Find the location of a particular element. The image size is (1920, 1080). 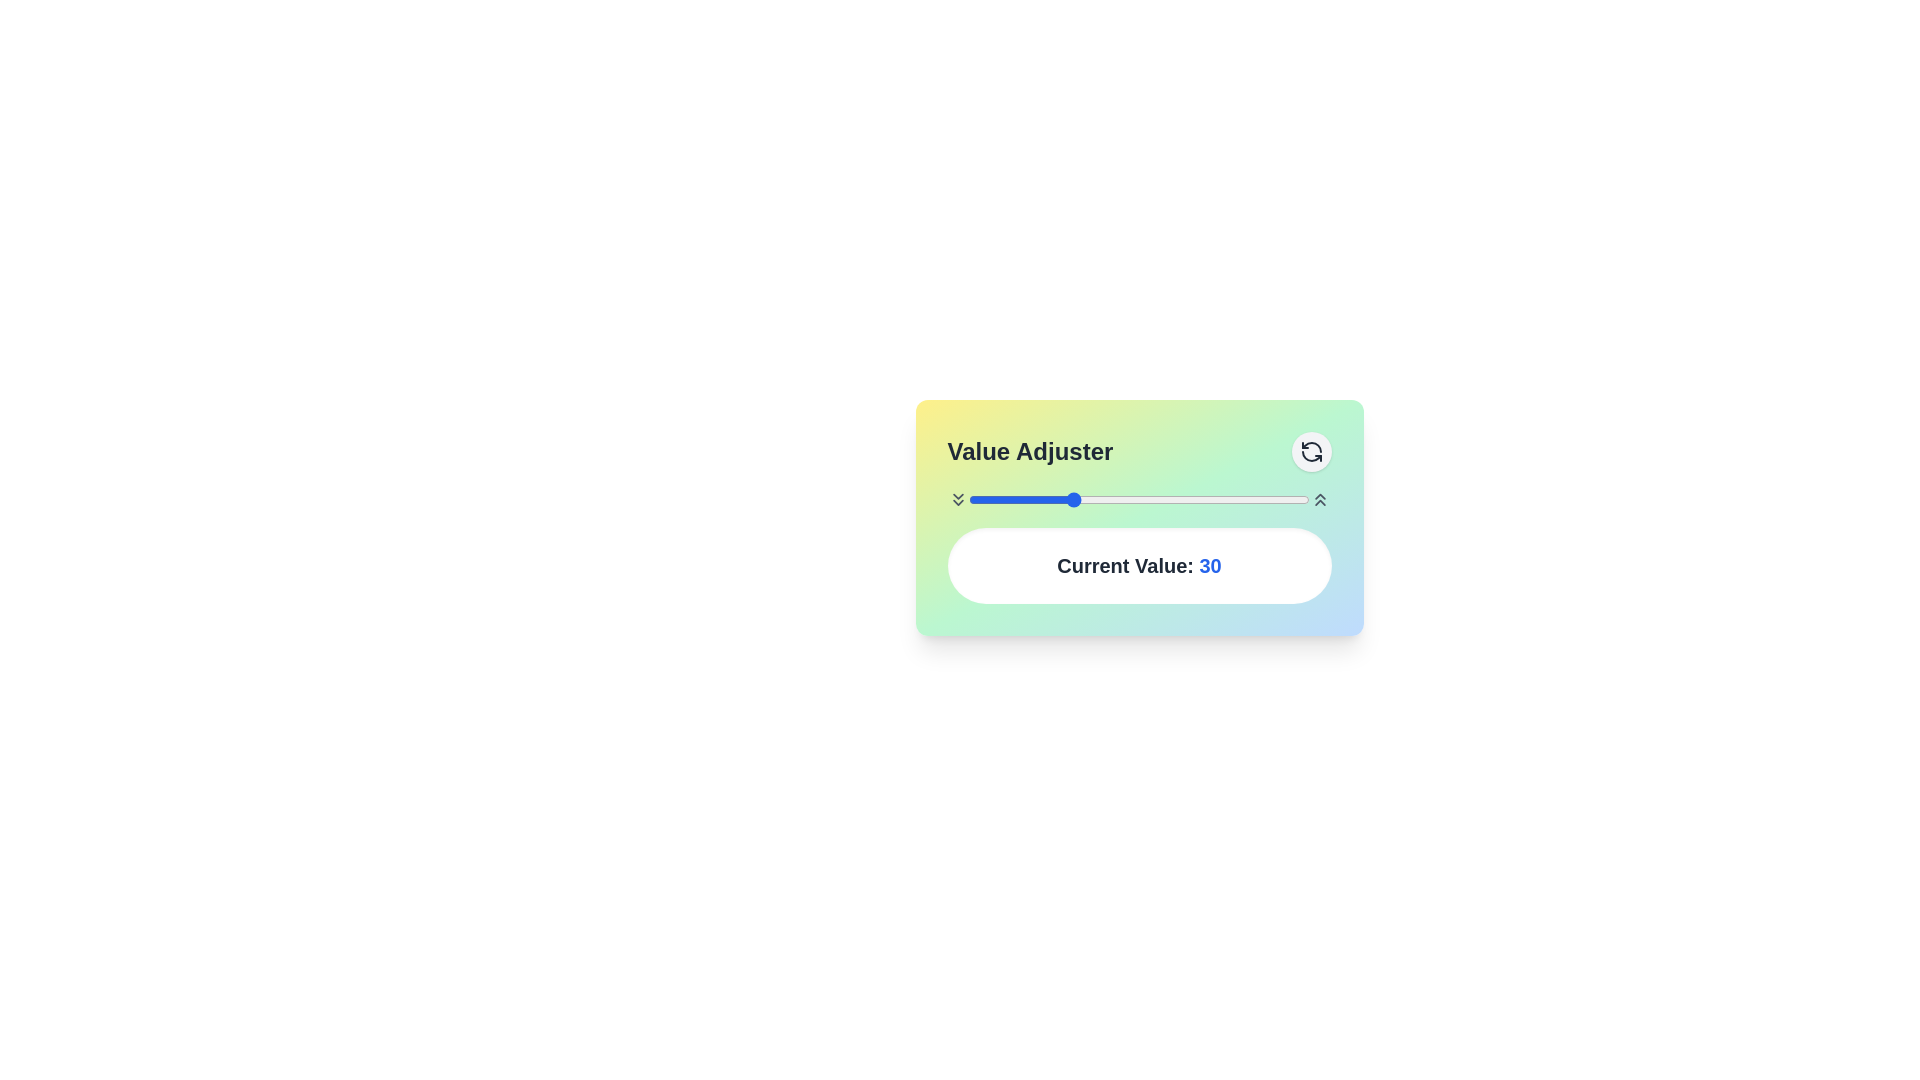

the slider to set the value to 40 is located at coordinates (1104, 499).